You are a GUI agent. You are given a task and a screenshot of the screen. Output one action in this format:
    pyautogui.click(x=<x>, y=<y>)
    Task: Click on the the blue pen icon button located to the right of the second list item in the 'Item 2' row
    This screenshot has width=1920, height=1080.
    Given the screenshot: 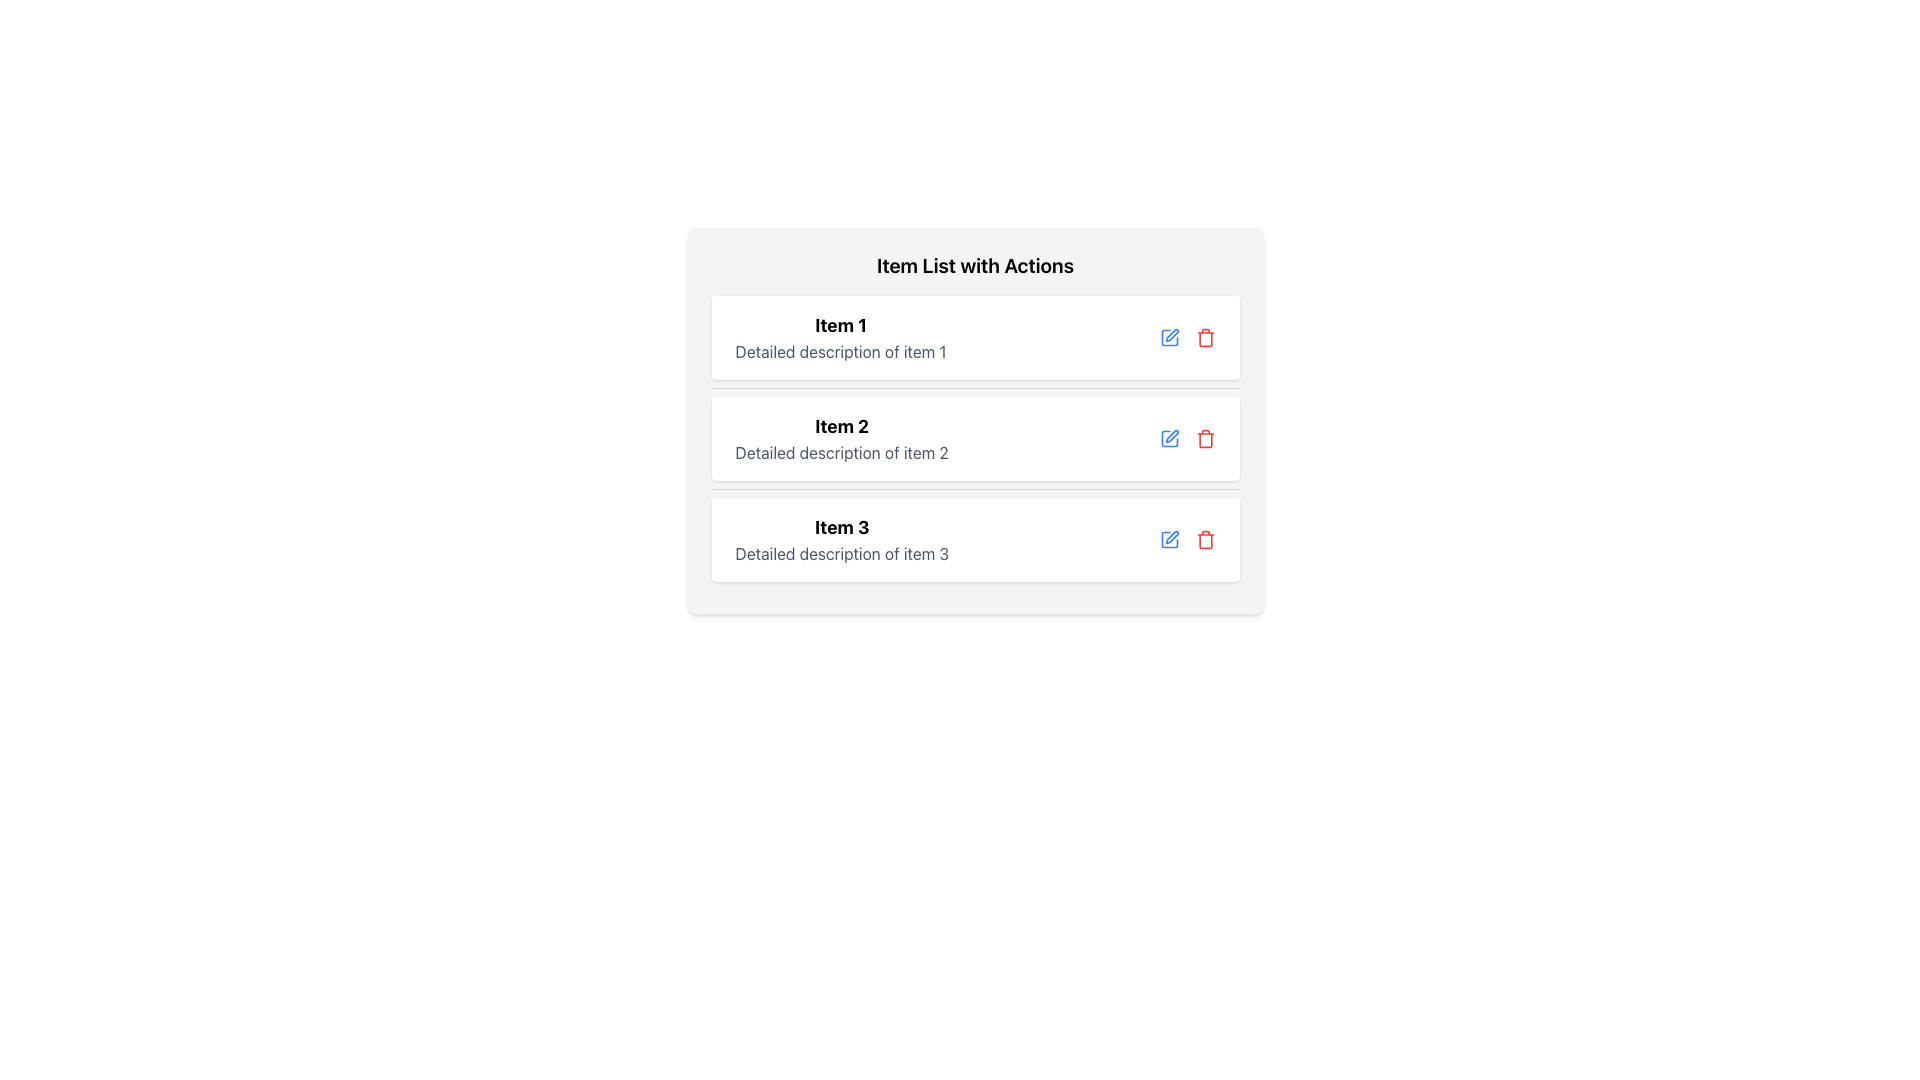 What is the action you would take?
    pyautogui.click(x=1171, y=435)
    